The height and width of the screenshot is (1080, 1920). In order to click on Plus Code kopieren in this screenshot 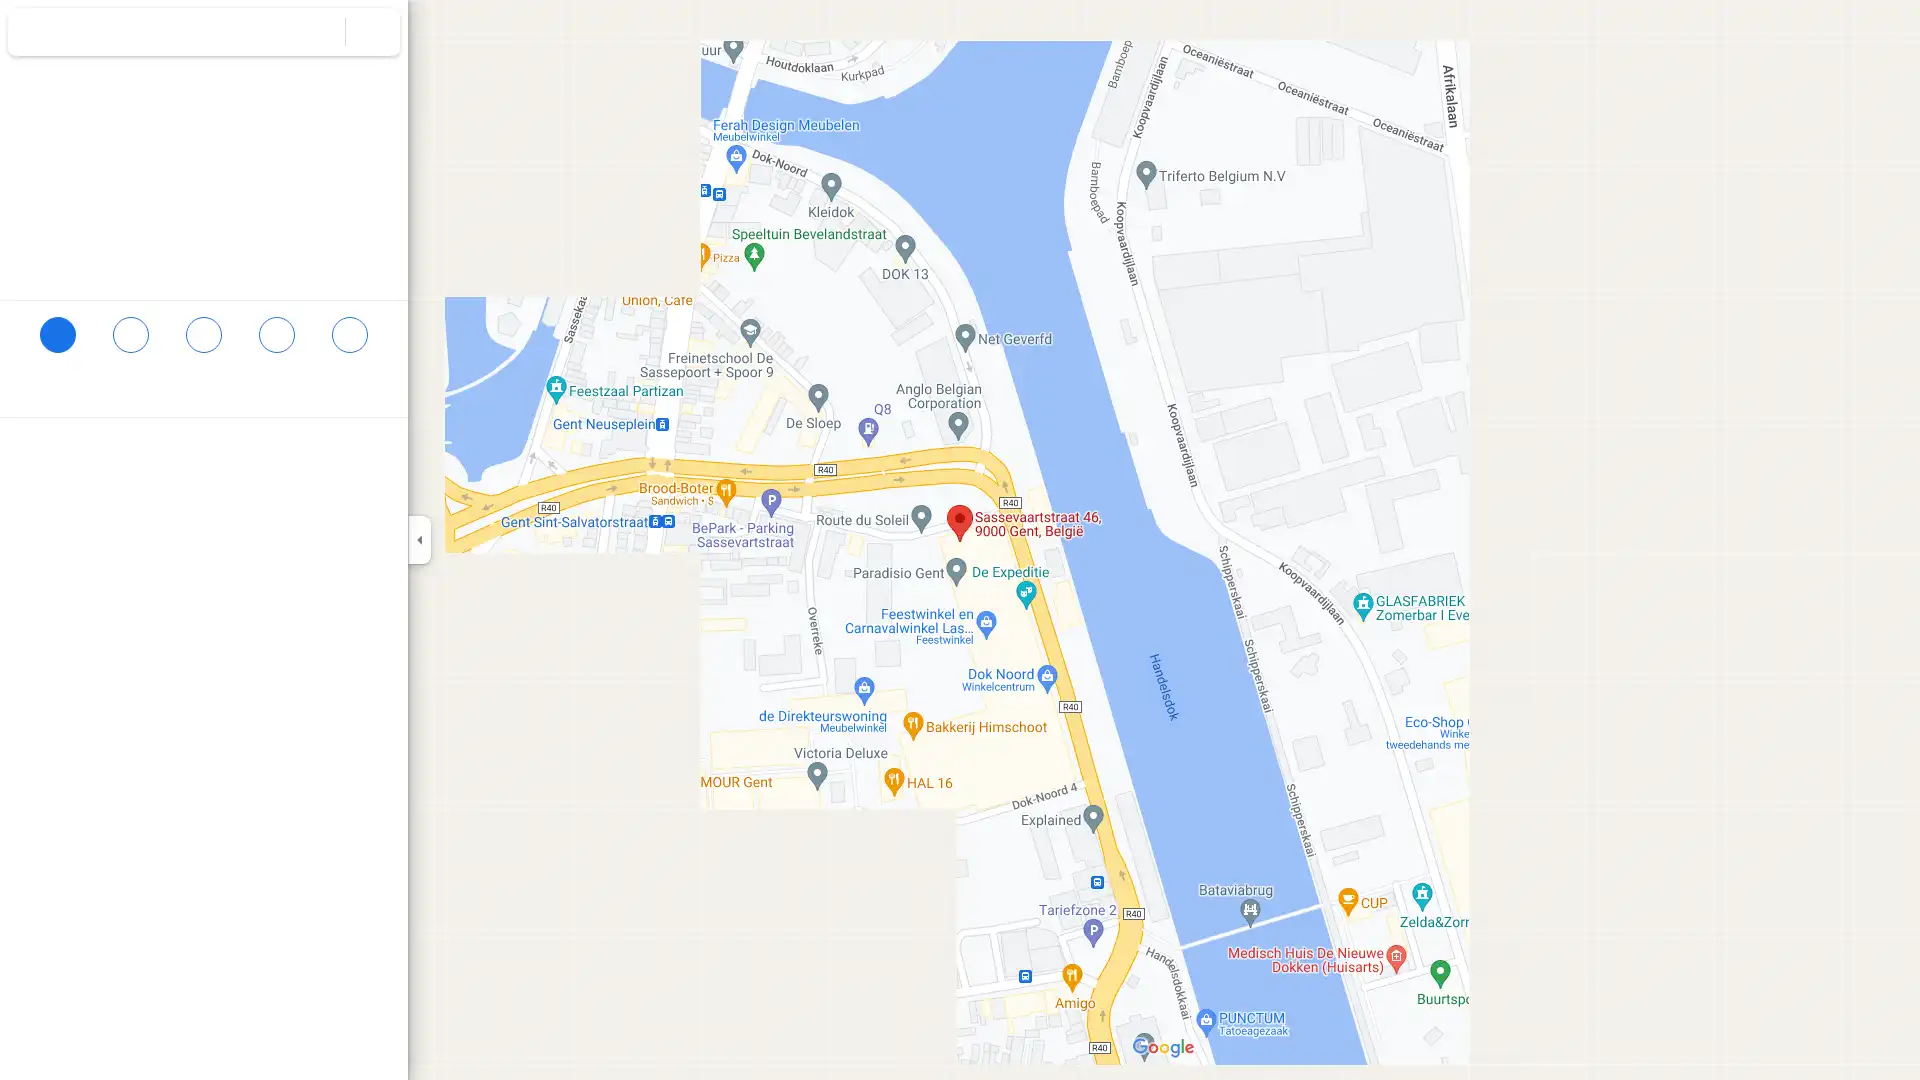, I will do `click(329, 493)`.